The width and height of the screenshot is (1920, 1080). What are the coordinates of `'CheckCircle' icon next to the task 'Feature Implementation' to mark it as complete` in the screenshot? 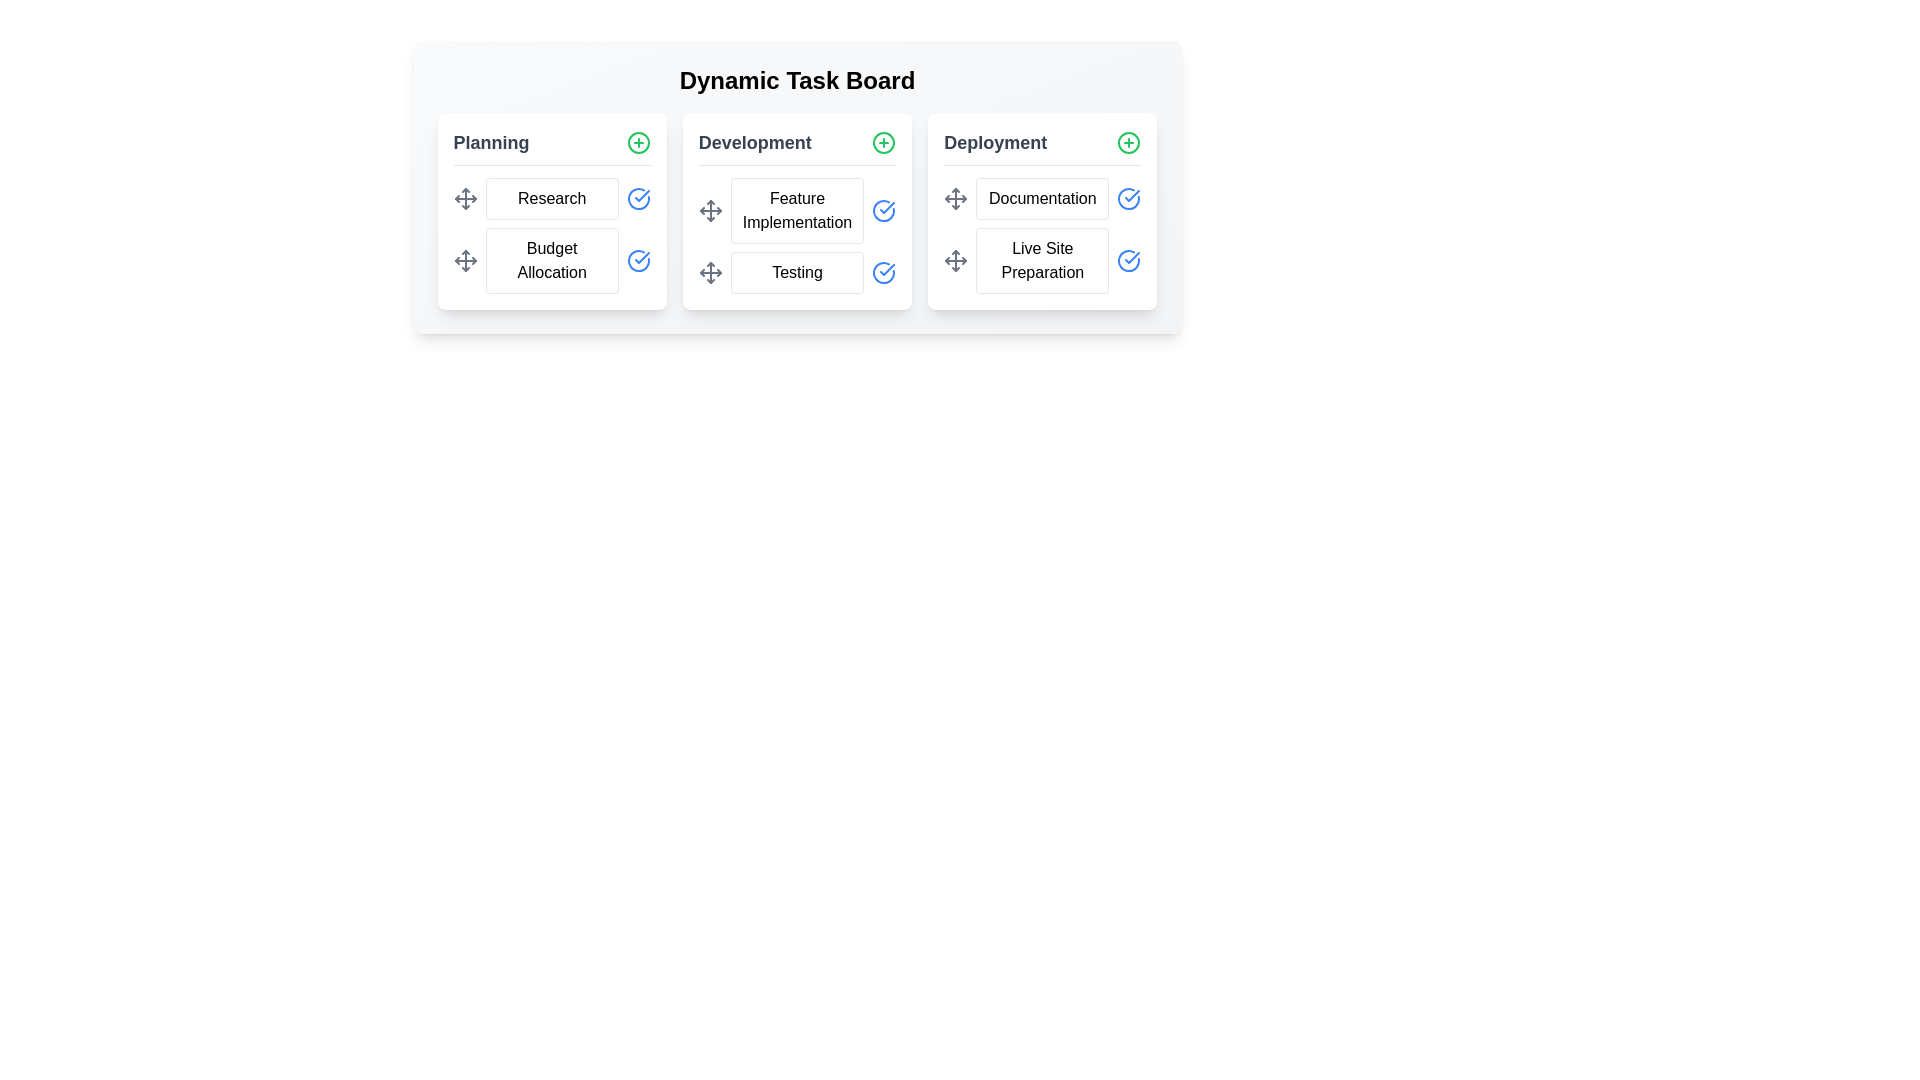 It's located at (883, 211).